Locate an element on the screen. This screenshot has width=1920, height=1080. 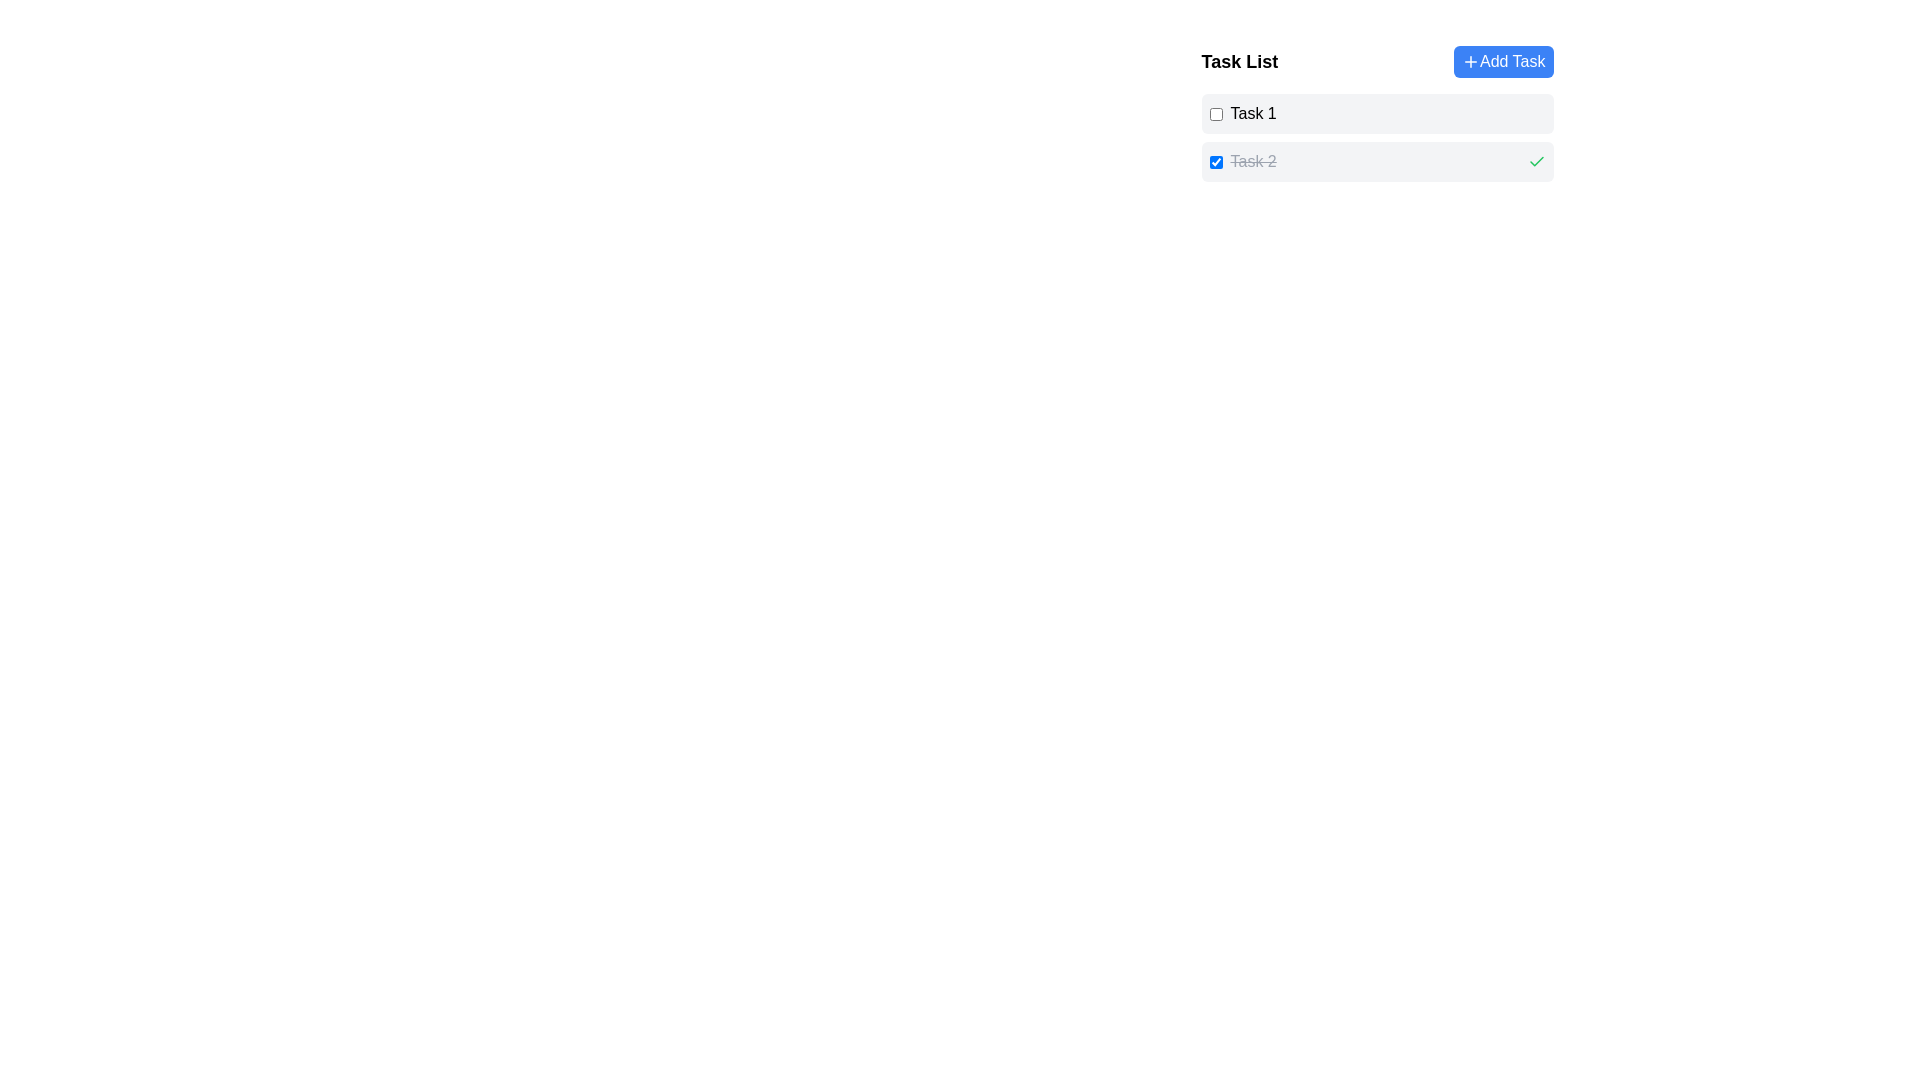
on the text label displaying 'Task 1', which is located adjacent is located at coordinates (1242, 114).